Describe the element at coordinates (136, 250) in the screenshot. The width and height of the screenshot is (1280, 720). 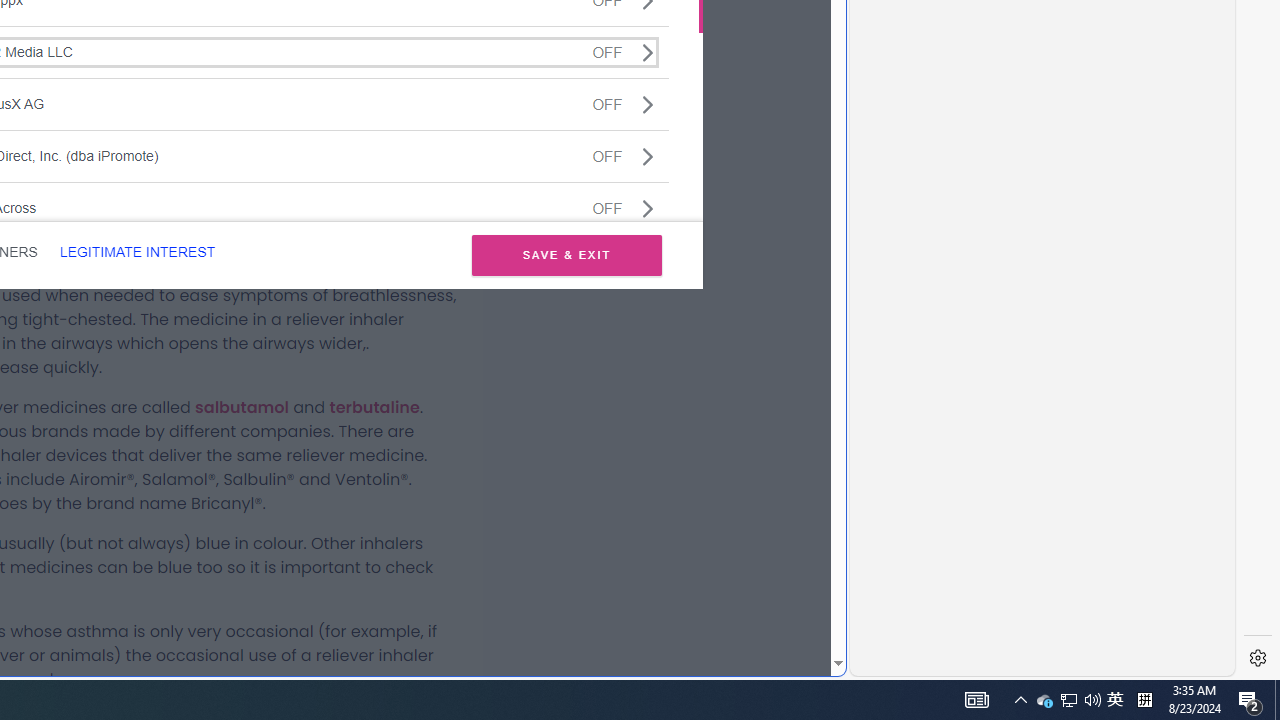
I see `'LEGITIMATE INTEREST'` at that location.